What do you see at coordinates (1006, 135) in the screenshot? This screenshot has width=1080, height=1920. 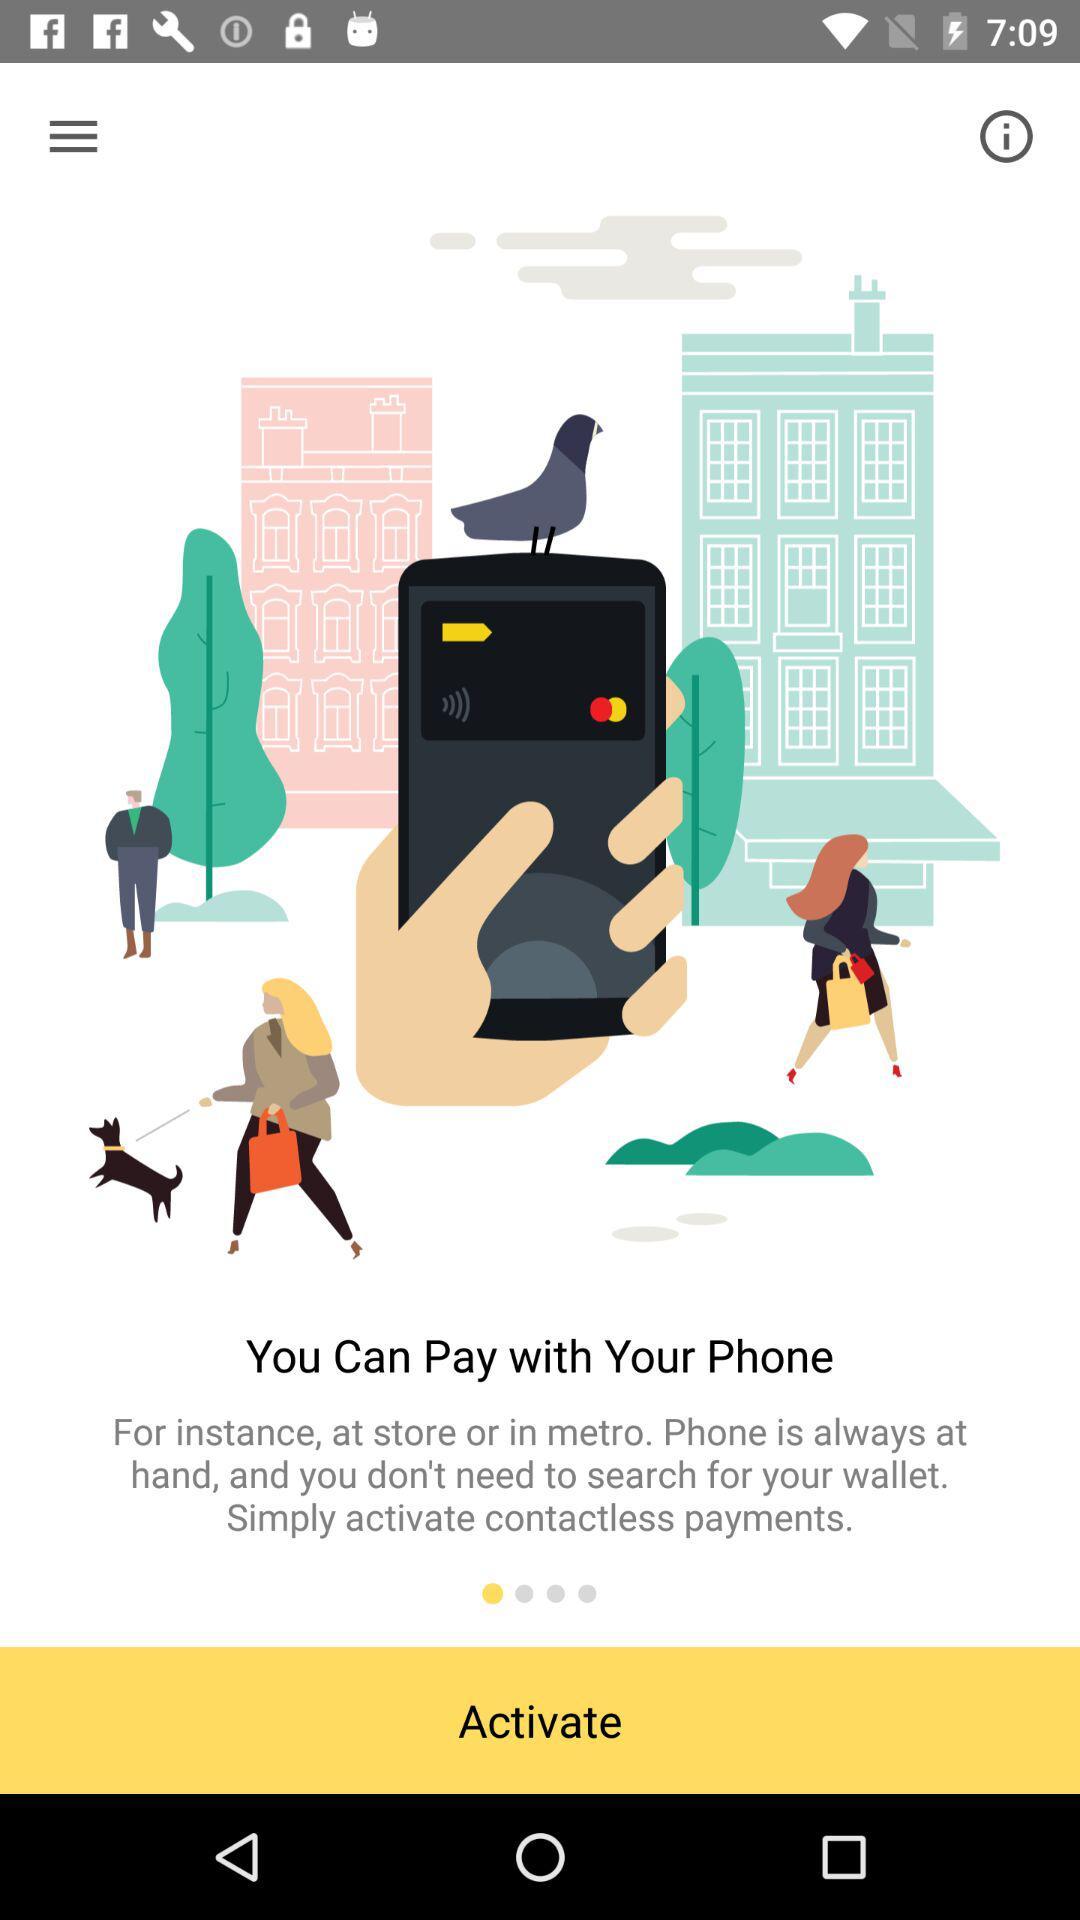 I see `the info icon` at bounding box center [1006, 135].